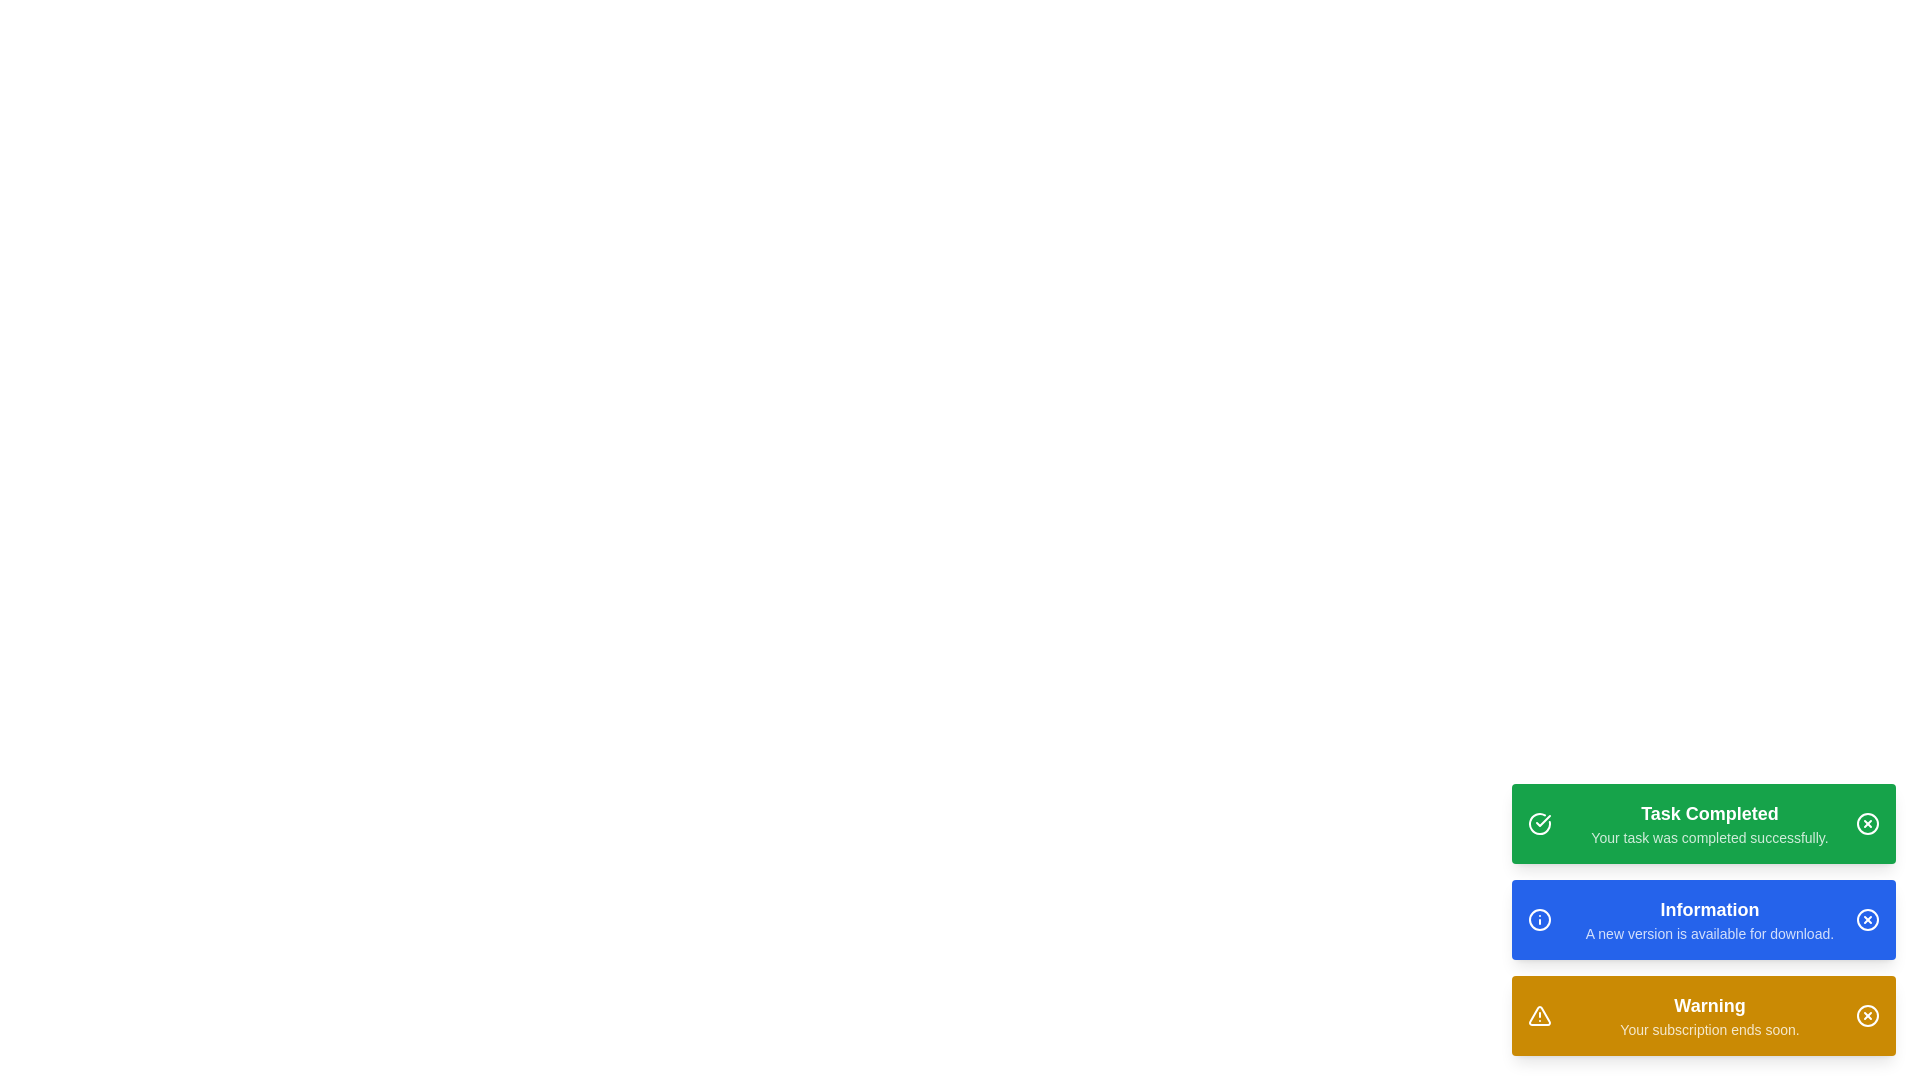  I want to click on the circular, minimalistic icon with a checkmark symbol located within the green notification card labeled 'Task Completed', so click(1539, 824).